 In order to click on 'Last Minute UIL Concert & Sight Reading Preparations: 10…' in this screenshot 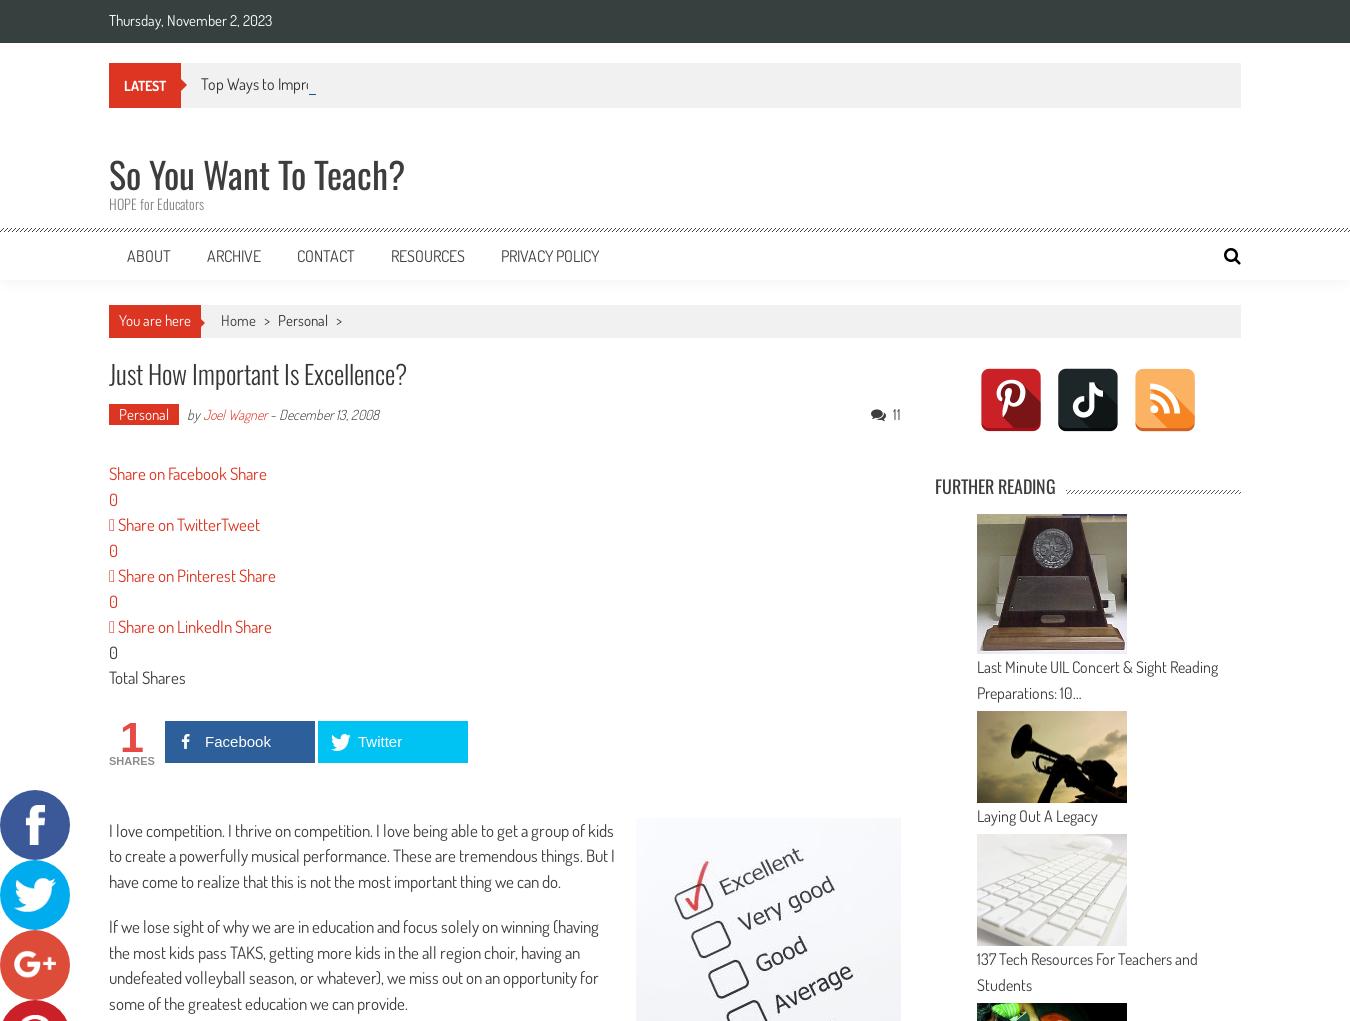, I will do `click(1097, 678)`.